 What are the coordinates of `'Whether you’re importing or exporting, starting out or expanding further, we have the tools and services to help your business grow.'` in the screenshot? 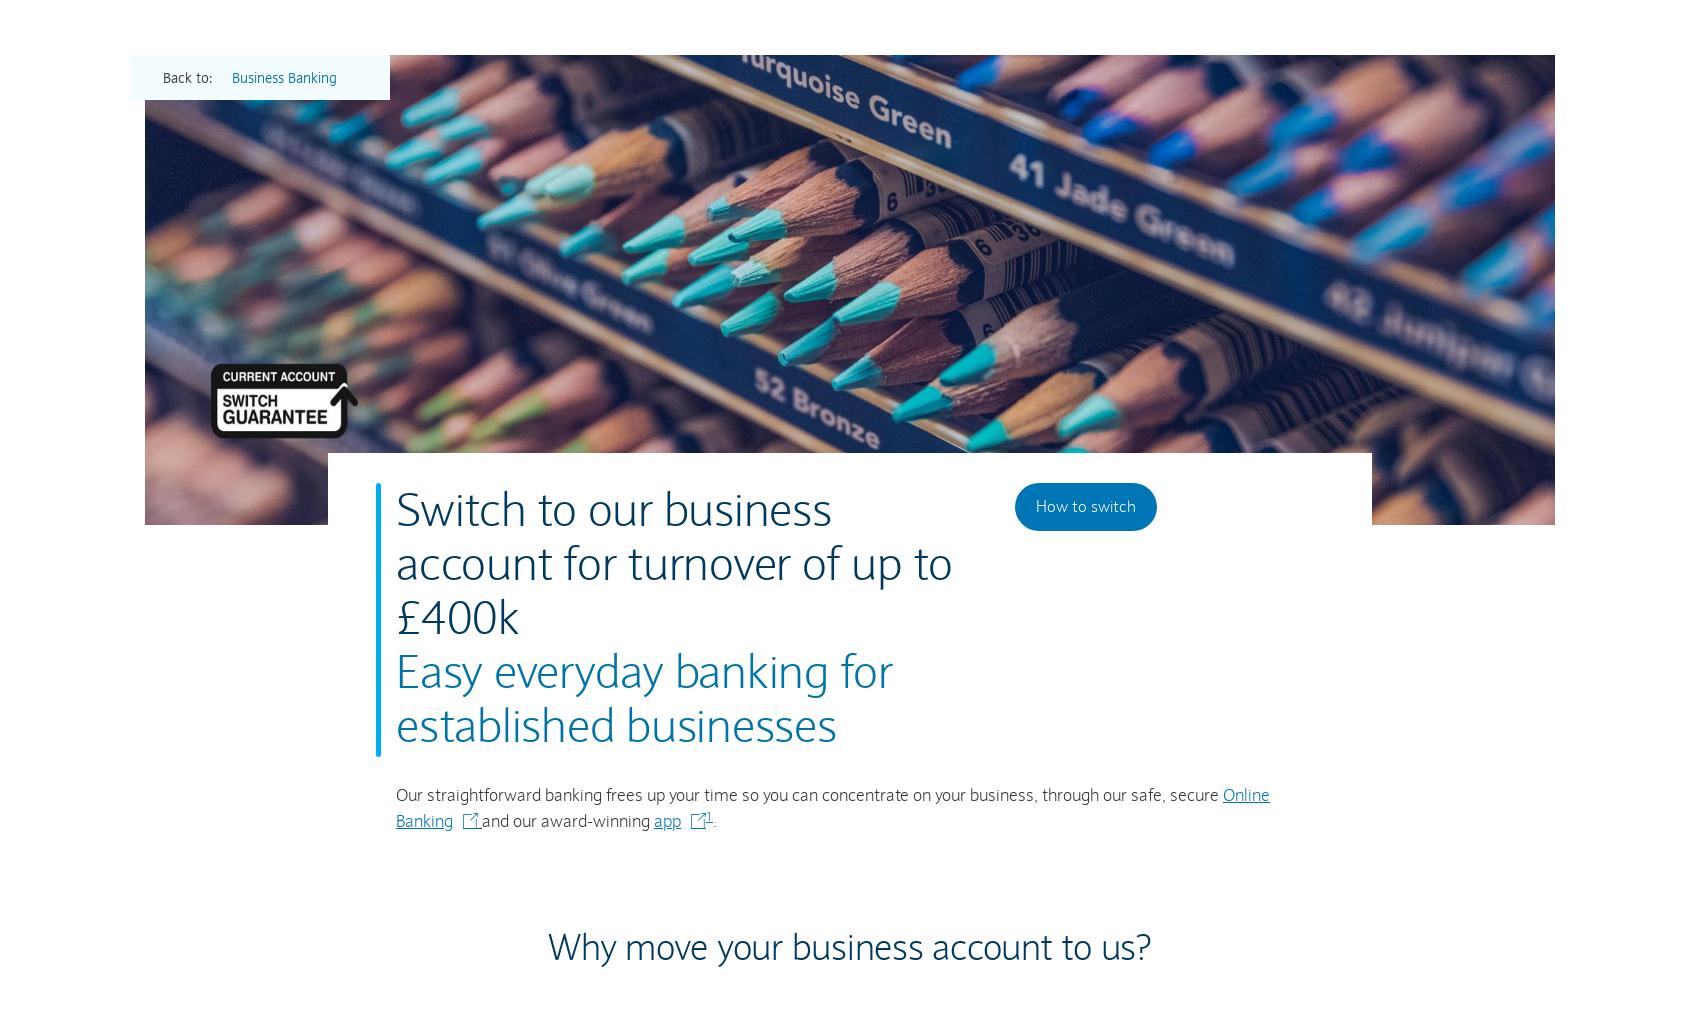 It's located at (846, 273).